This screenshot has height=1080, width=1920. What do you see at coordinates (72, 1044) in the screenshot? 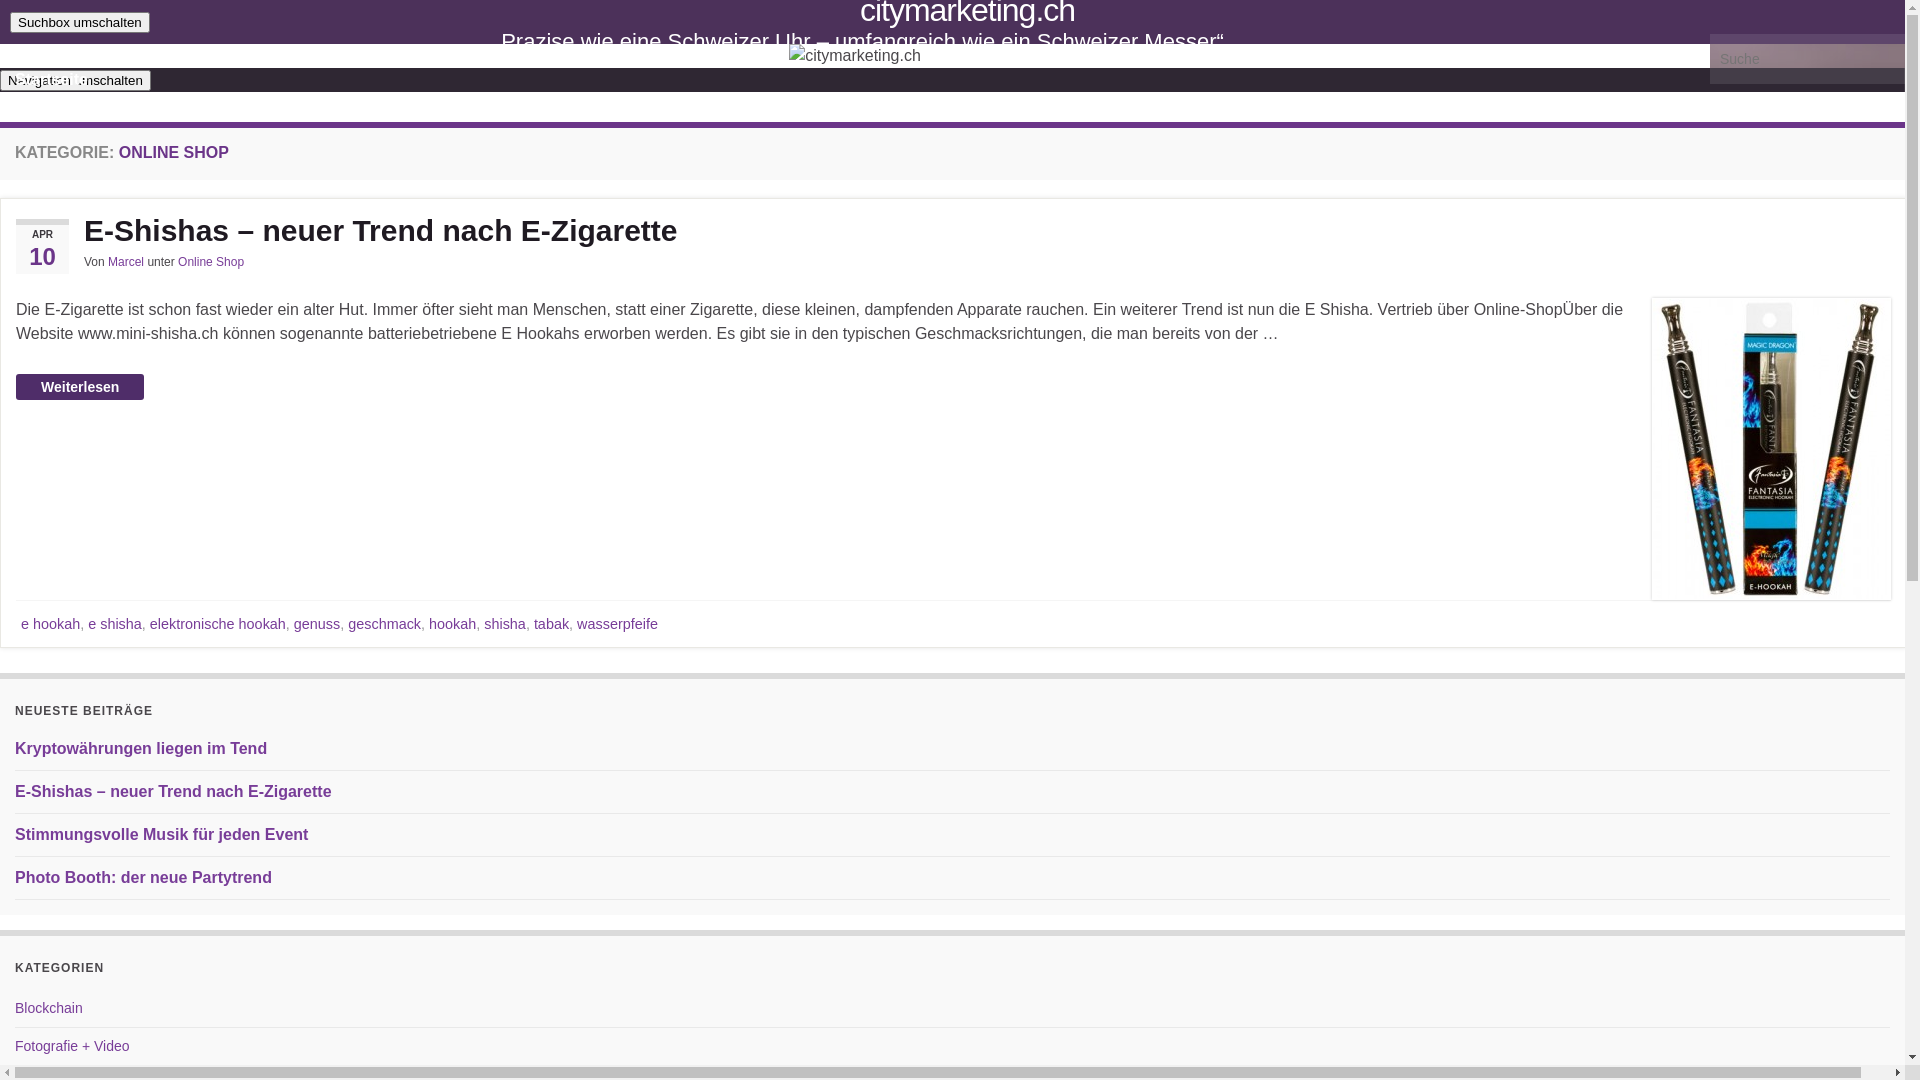
I see `'Fotografie + Video'` at bounding box center [72, 1044].